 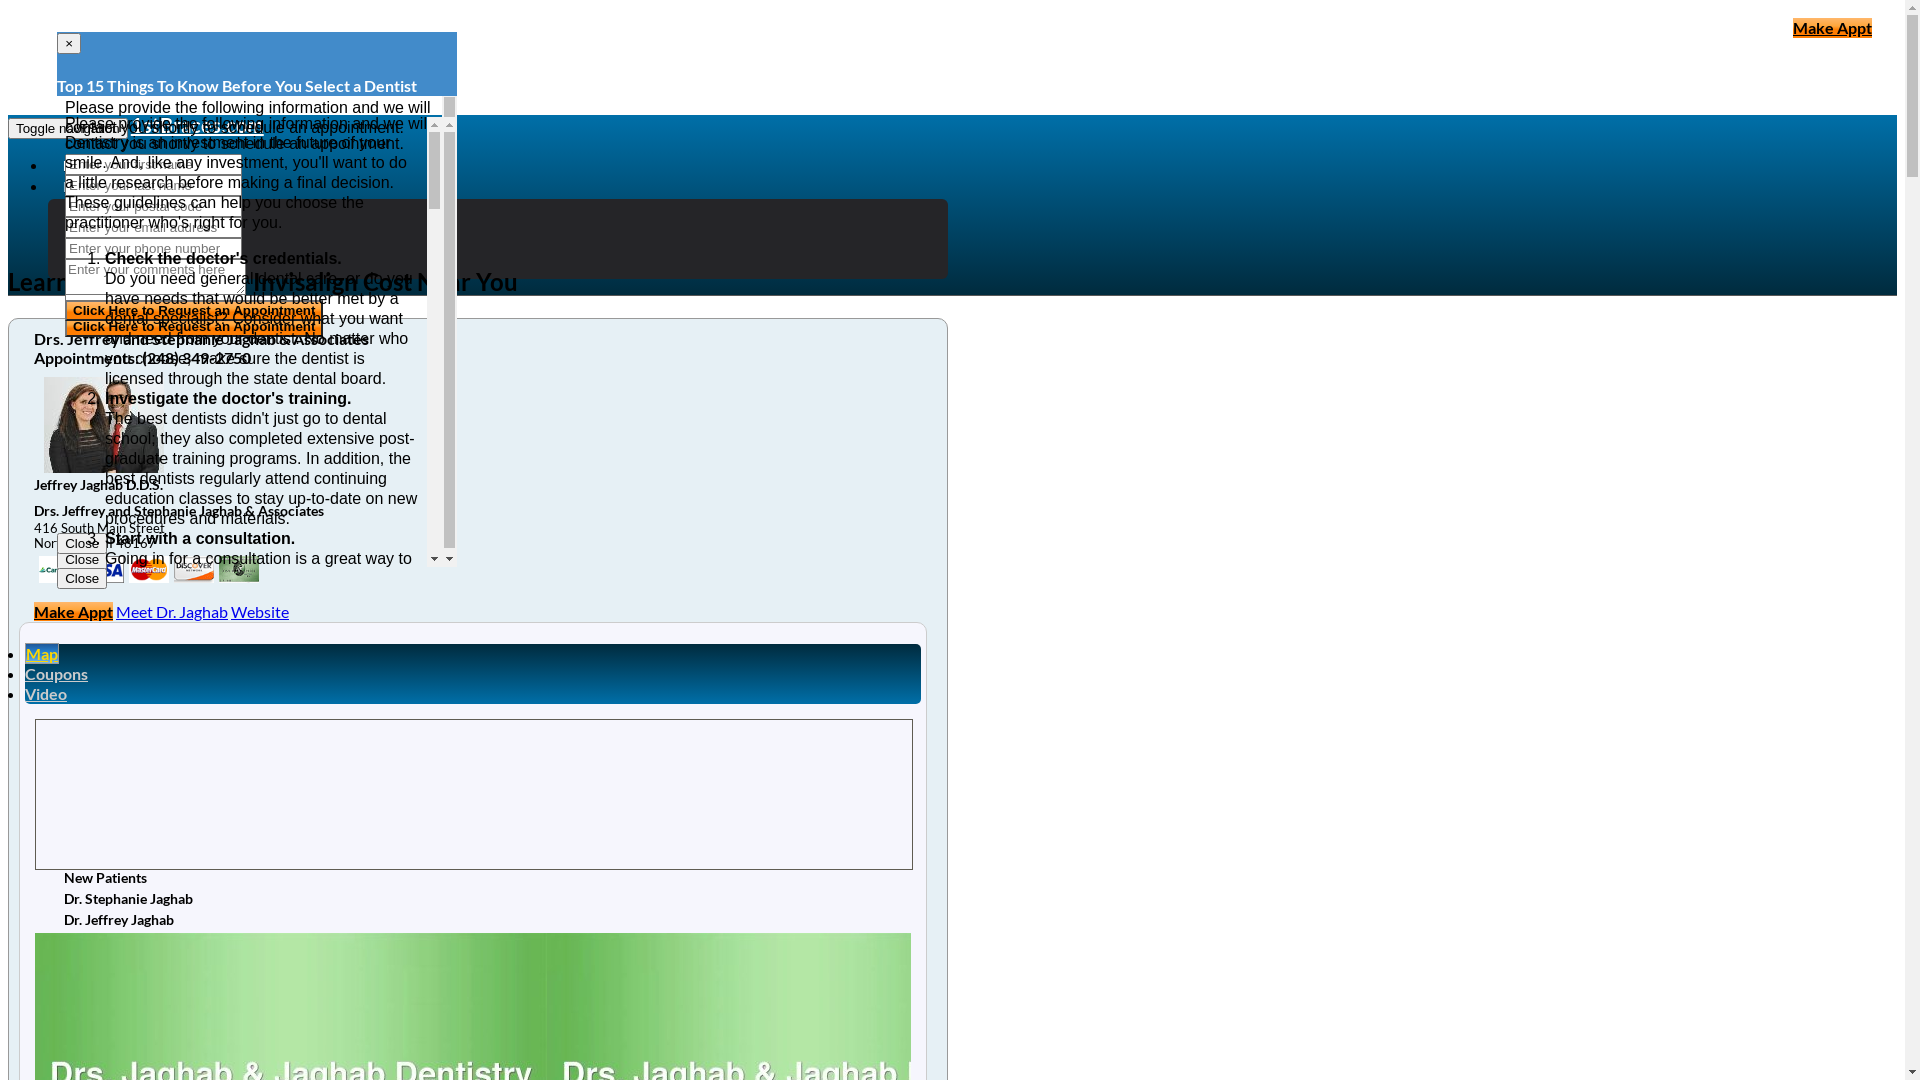 What do you see at coordinates (239, 569) in the screenshot?
I see `'my title'` at bounding box center [239, 569].